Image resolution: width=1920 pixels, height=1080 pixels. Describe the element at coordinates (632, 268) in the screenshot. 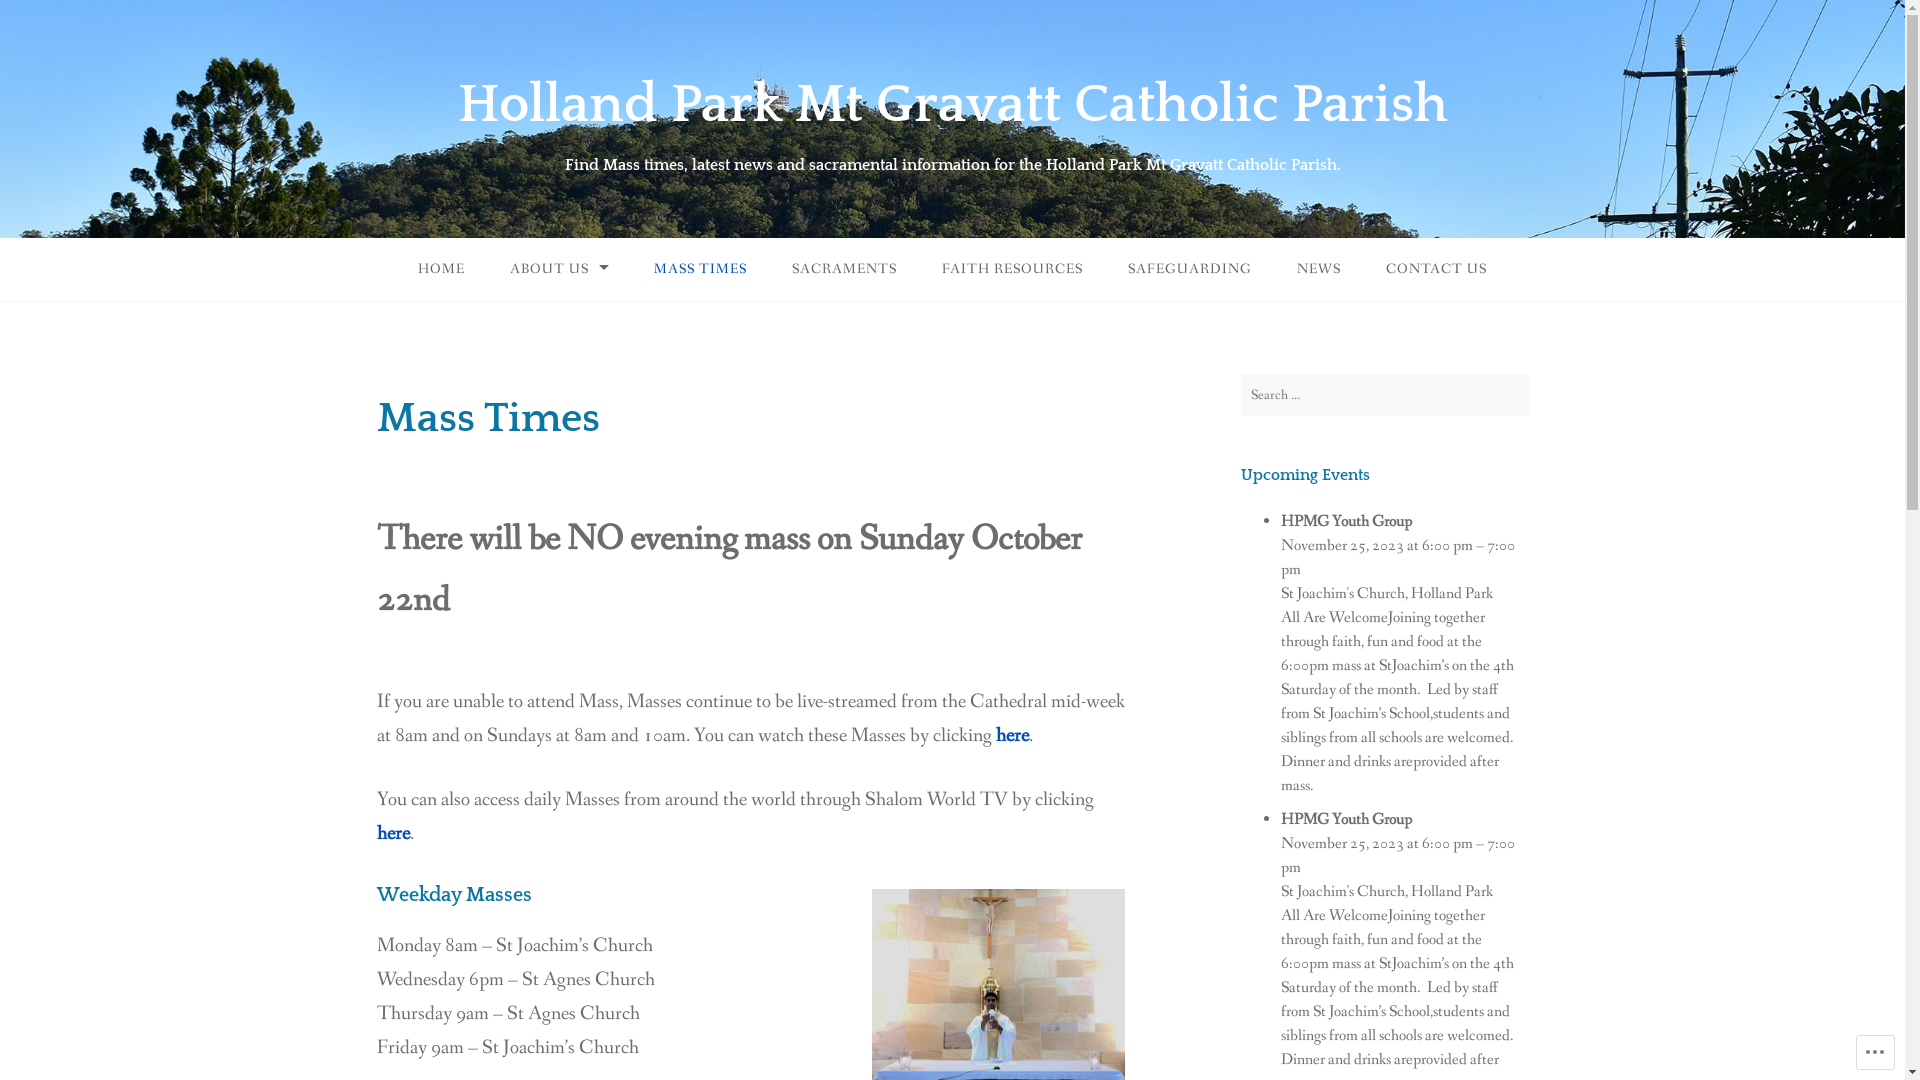

I see `'MASS TIMES'` at that location.